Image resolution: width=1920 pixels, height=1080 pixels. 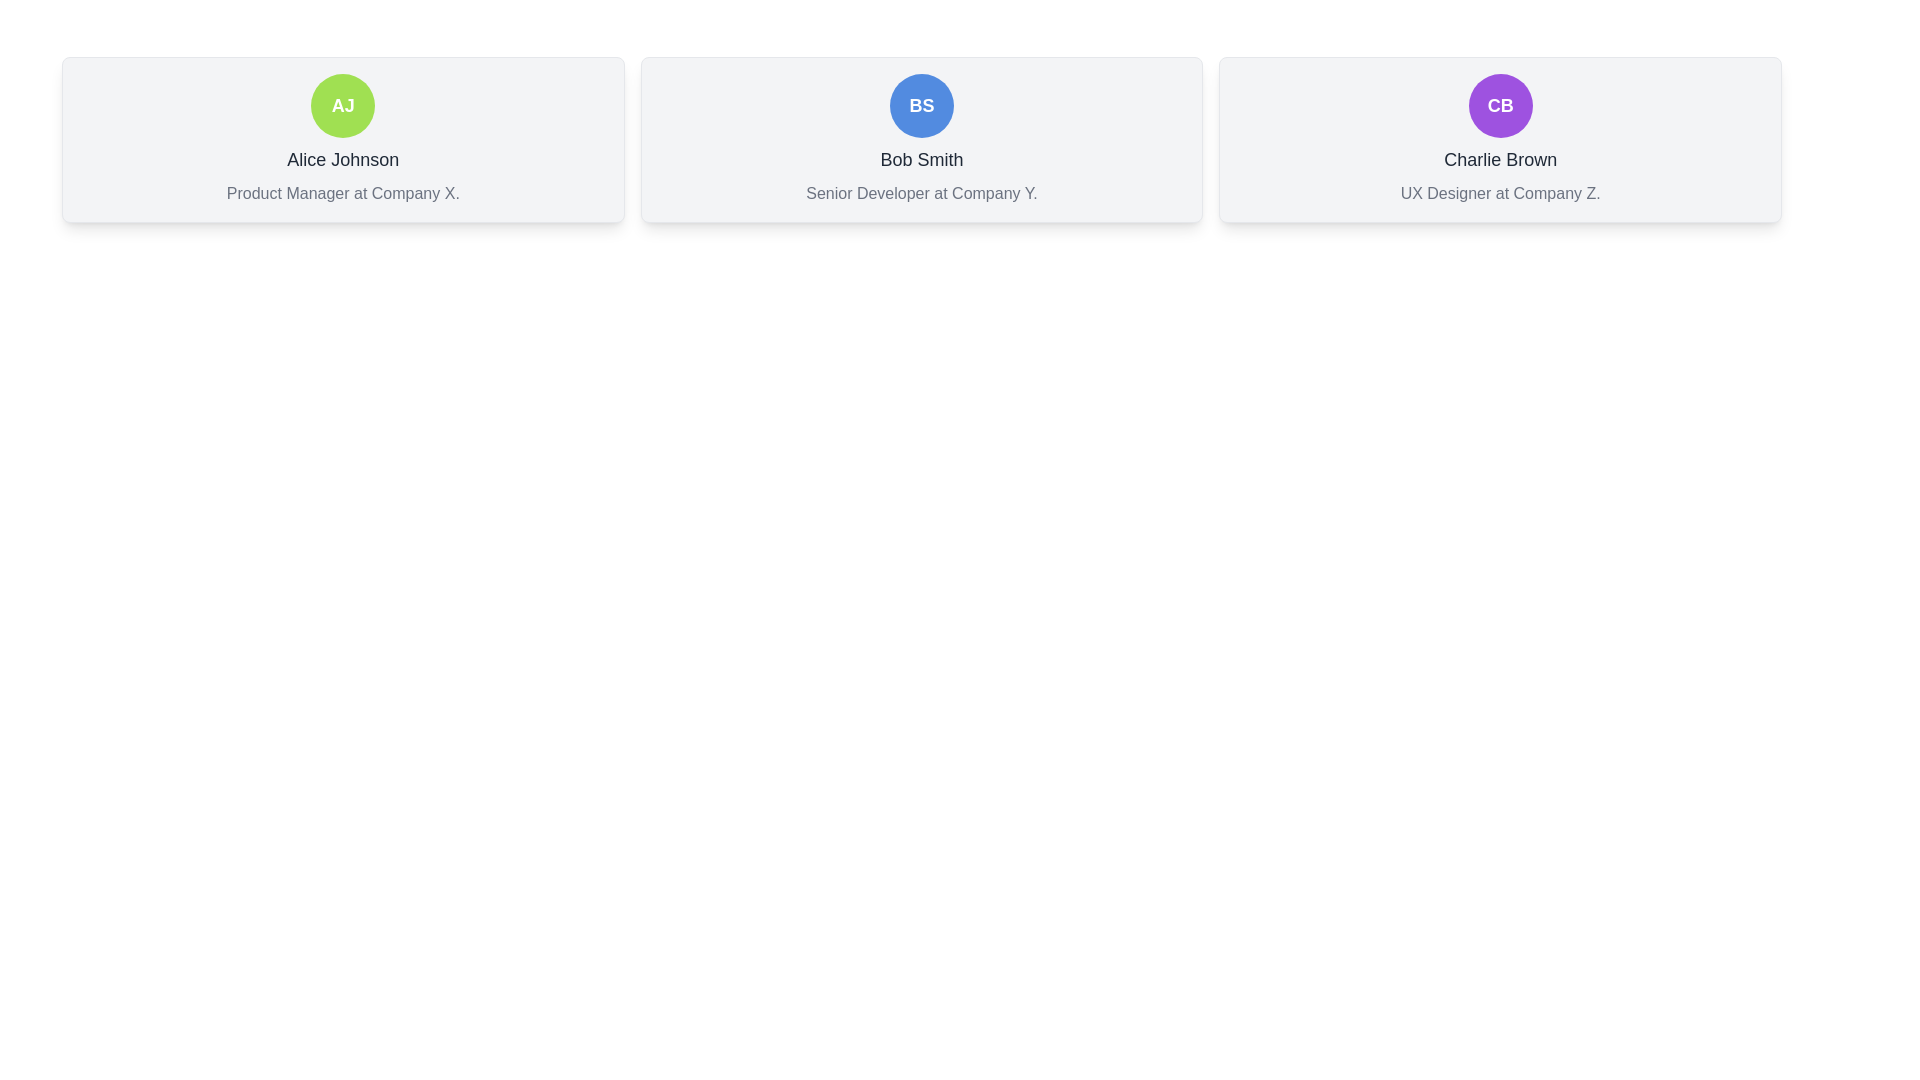 What do you see at coordinates (920, 158) in the screenshot?
I see `the non-interactive text label identifying 'Bob Smith', which is positioned below the badge with 'BS' and above the descriptive text 'Senior Developer at Company Y'` at bounding box center [920, 158].